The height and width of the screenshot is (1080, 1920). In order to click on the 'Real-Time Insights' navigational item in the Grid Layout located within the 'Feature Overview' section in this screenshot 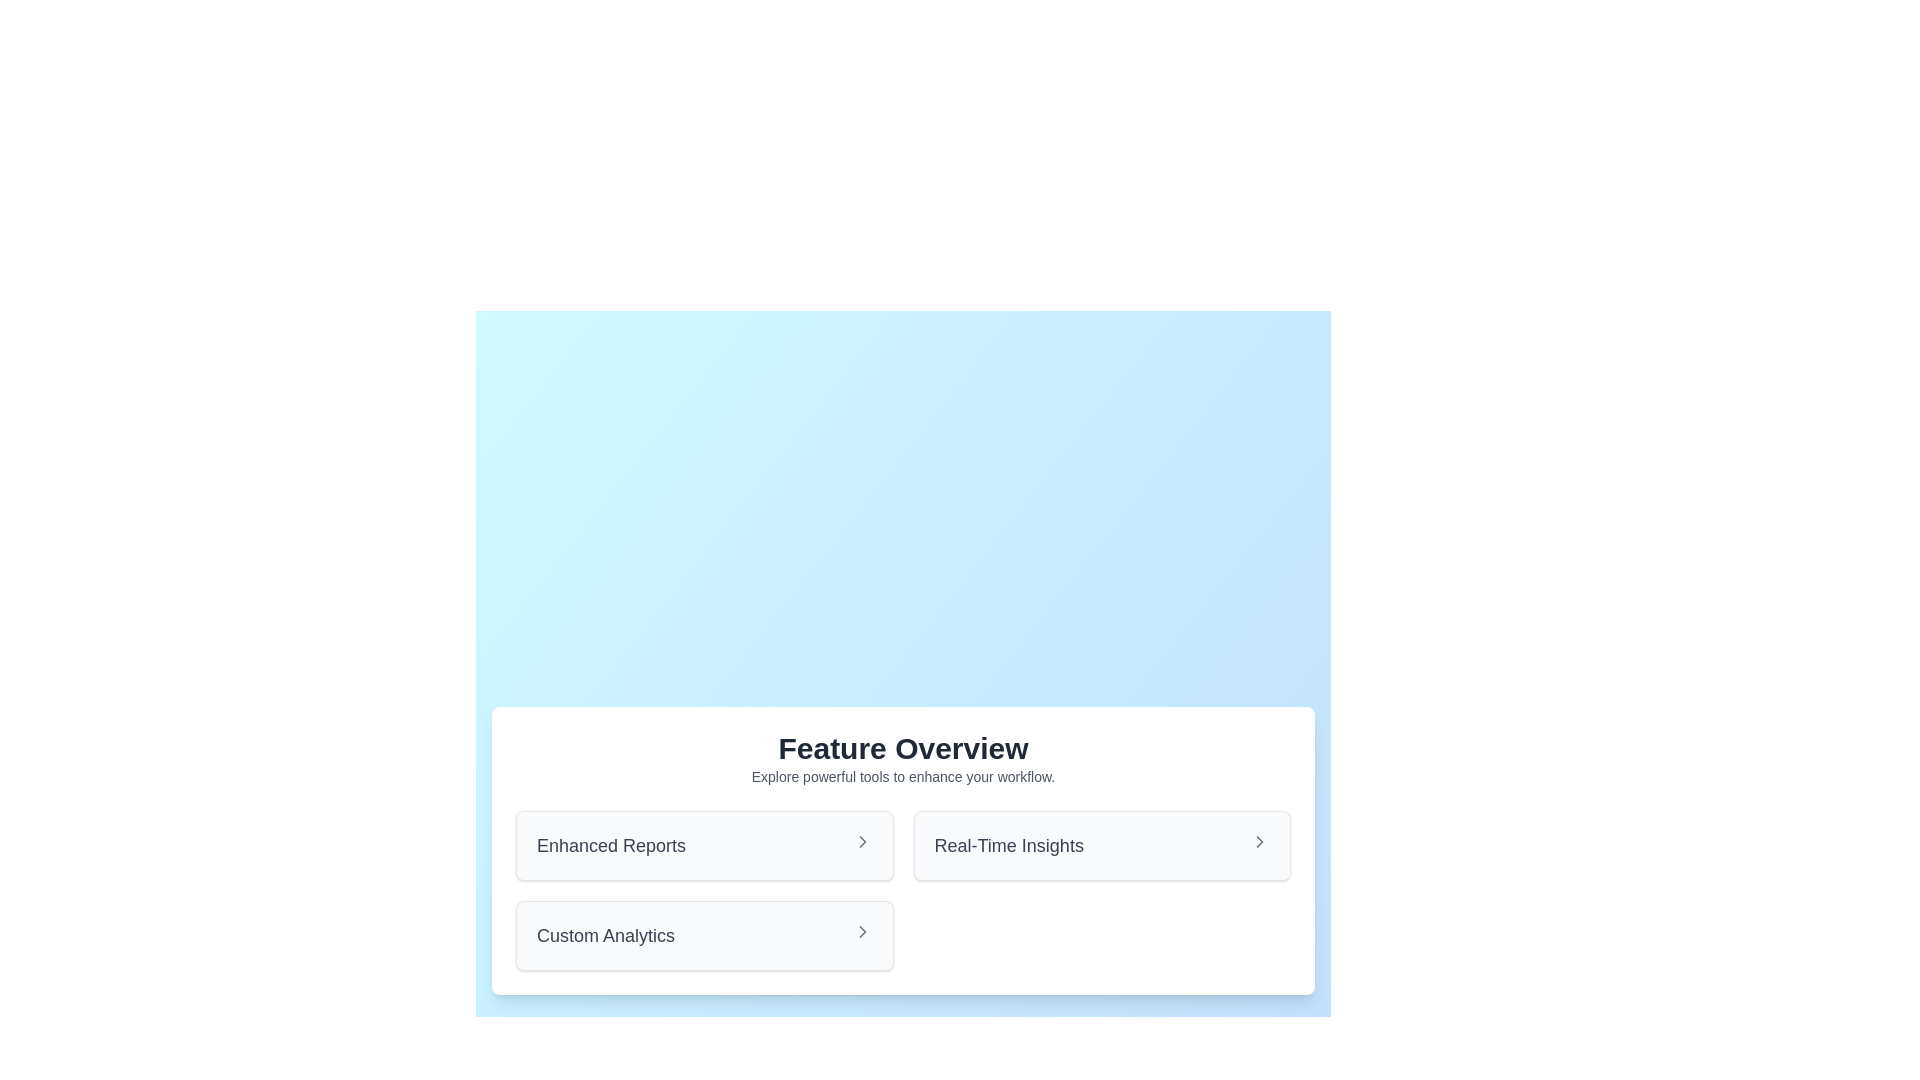, I will do `click(902, 890)`.